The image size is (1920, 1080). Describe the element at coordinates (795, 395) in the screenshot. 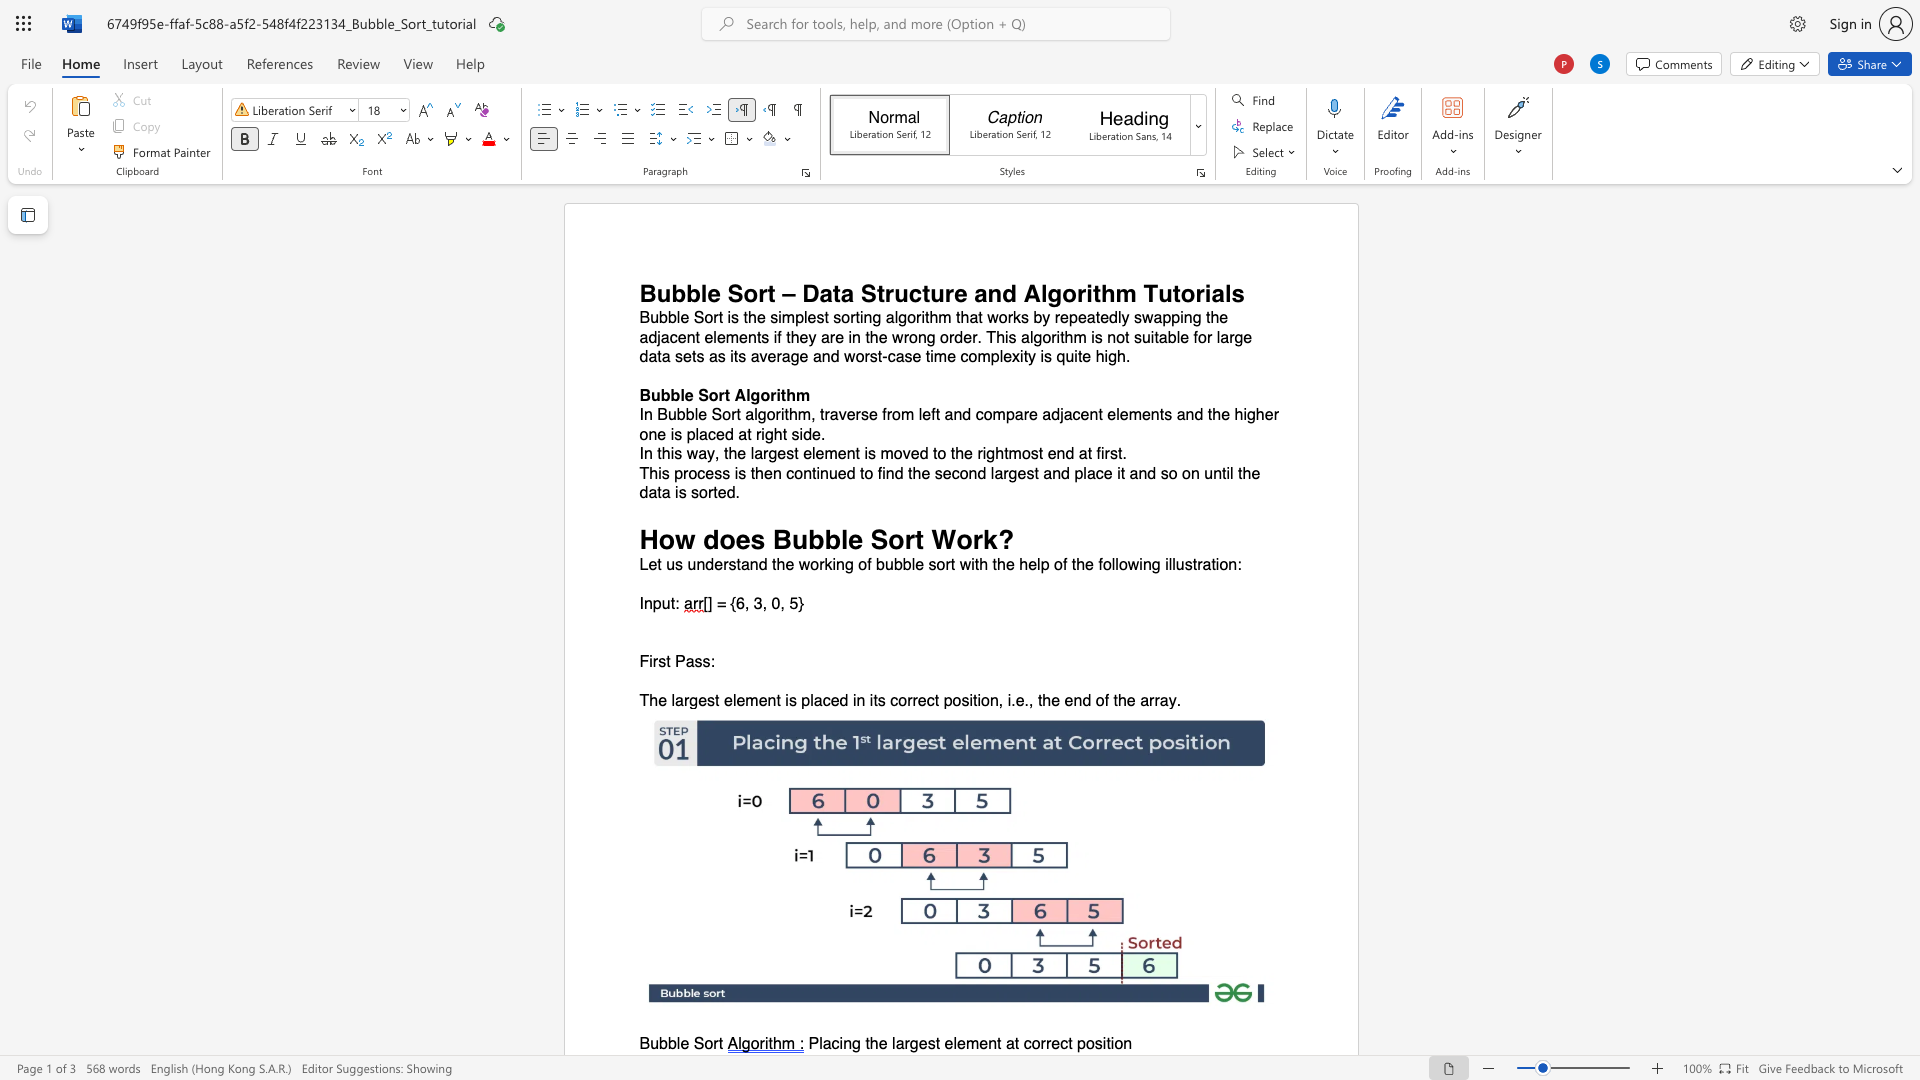

I see `the space between the continuous character "h" and "m" in the text` at that location.